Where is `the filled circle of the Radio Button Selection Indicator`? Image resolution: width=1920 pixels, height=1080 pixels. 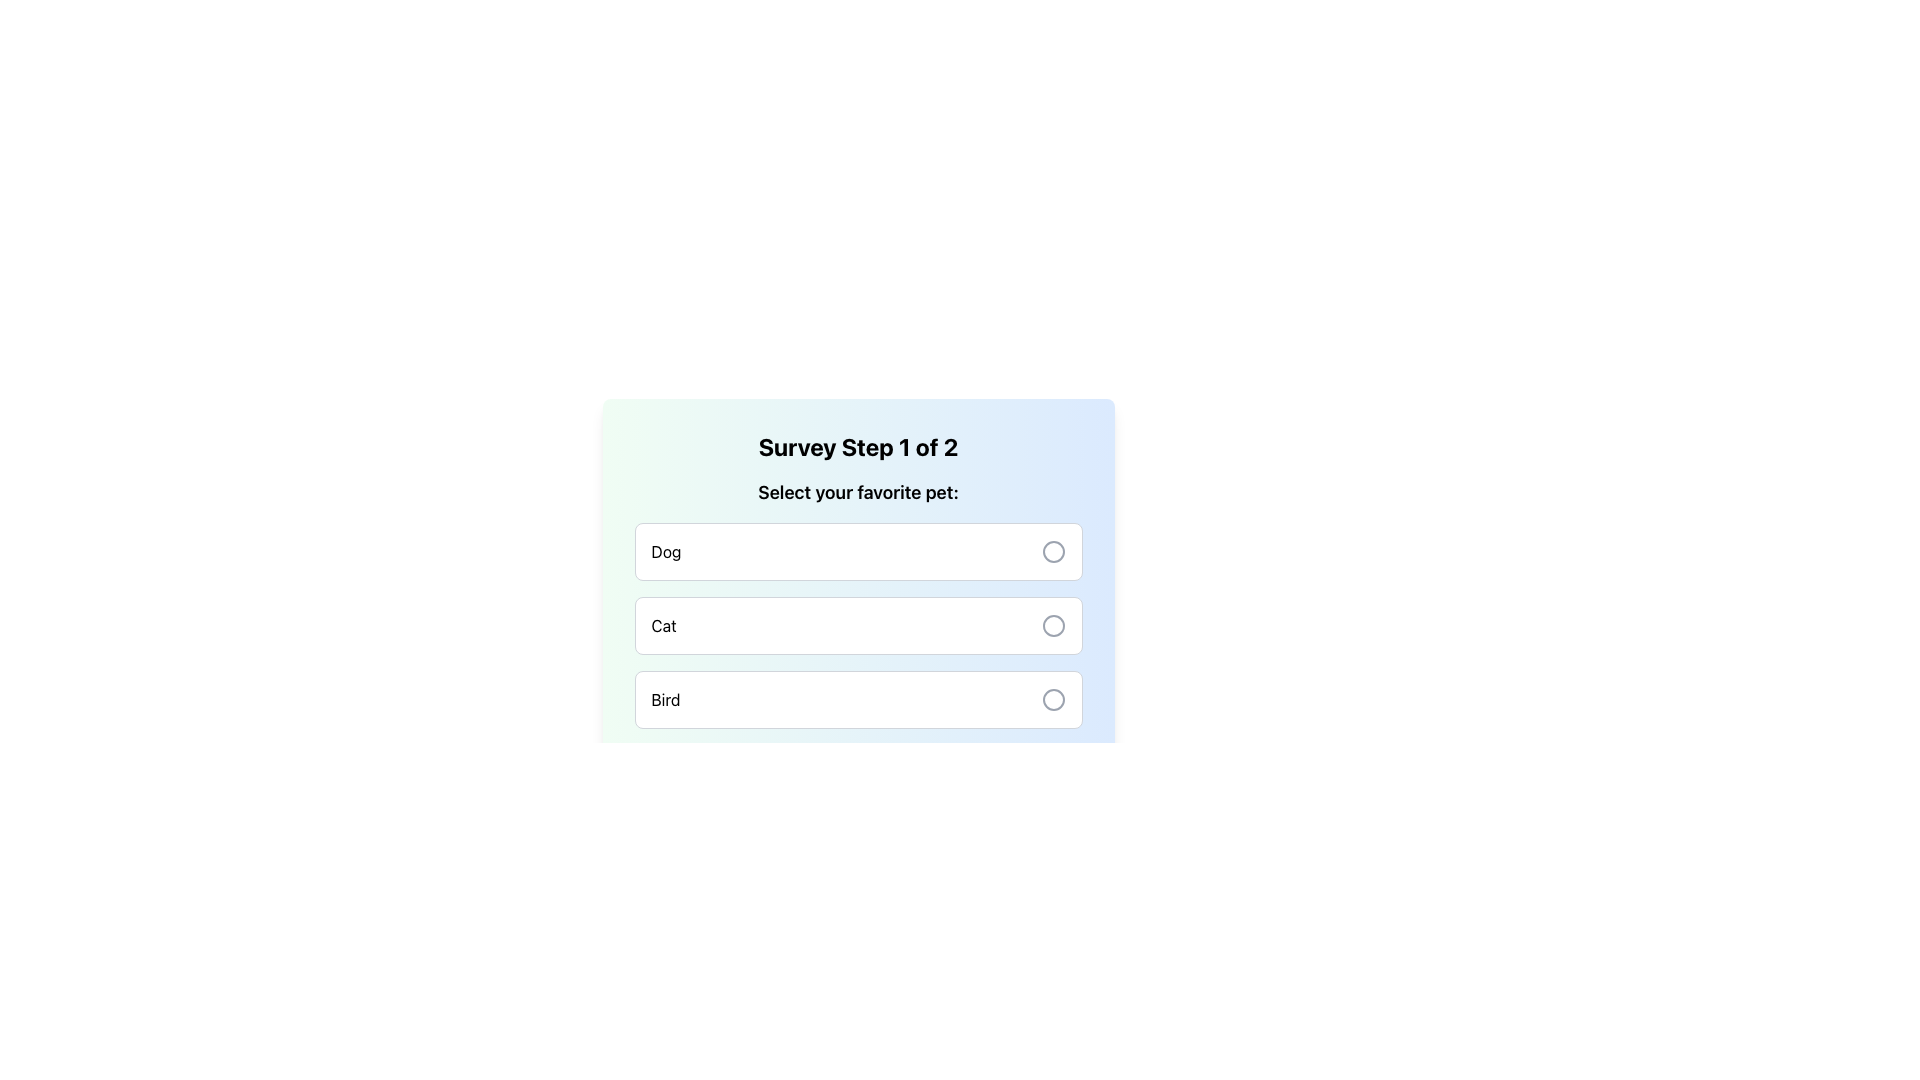 the filled circle of the Radio Button Selection Indicator is located at coordinates (1052, 624).